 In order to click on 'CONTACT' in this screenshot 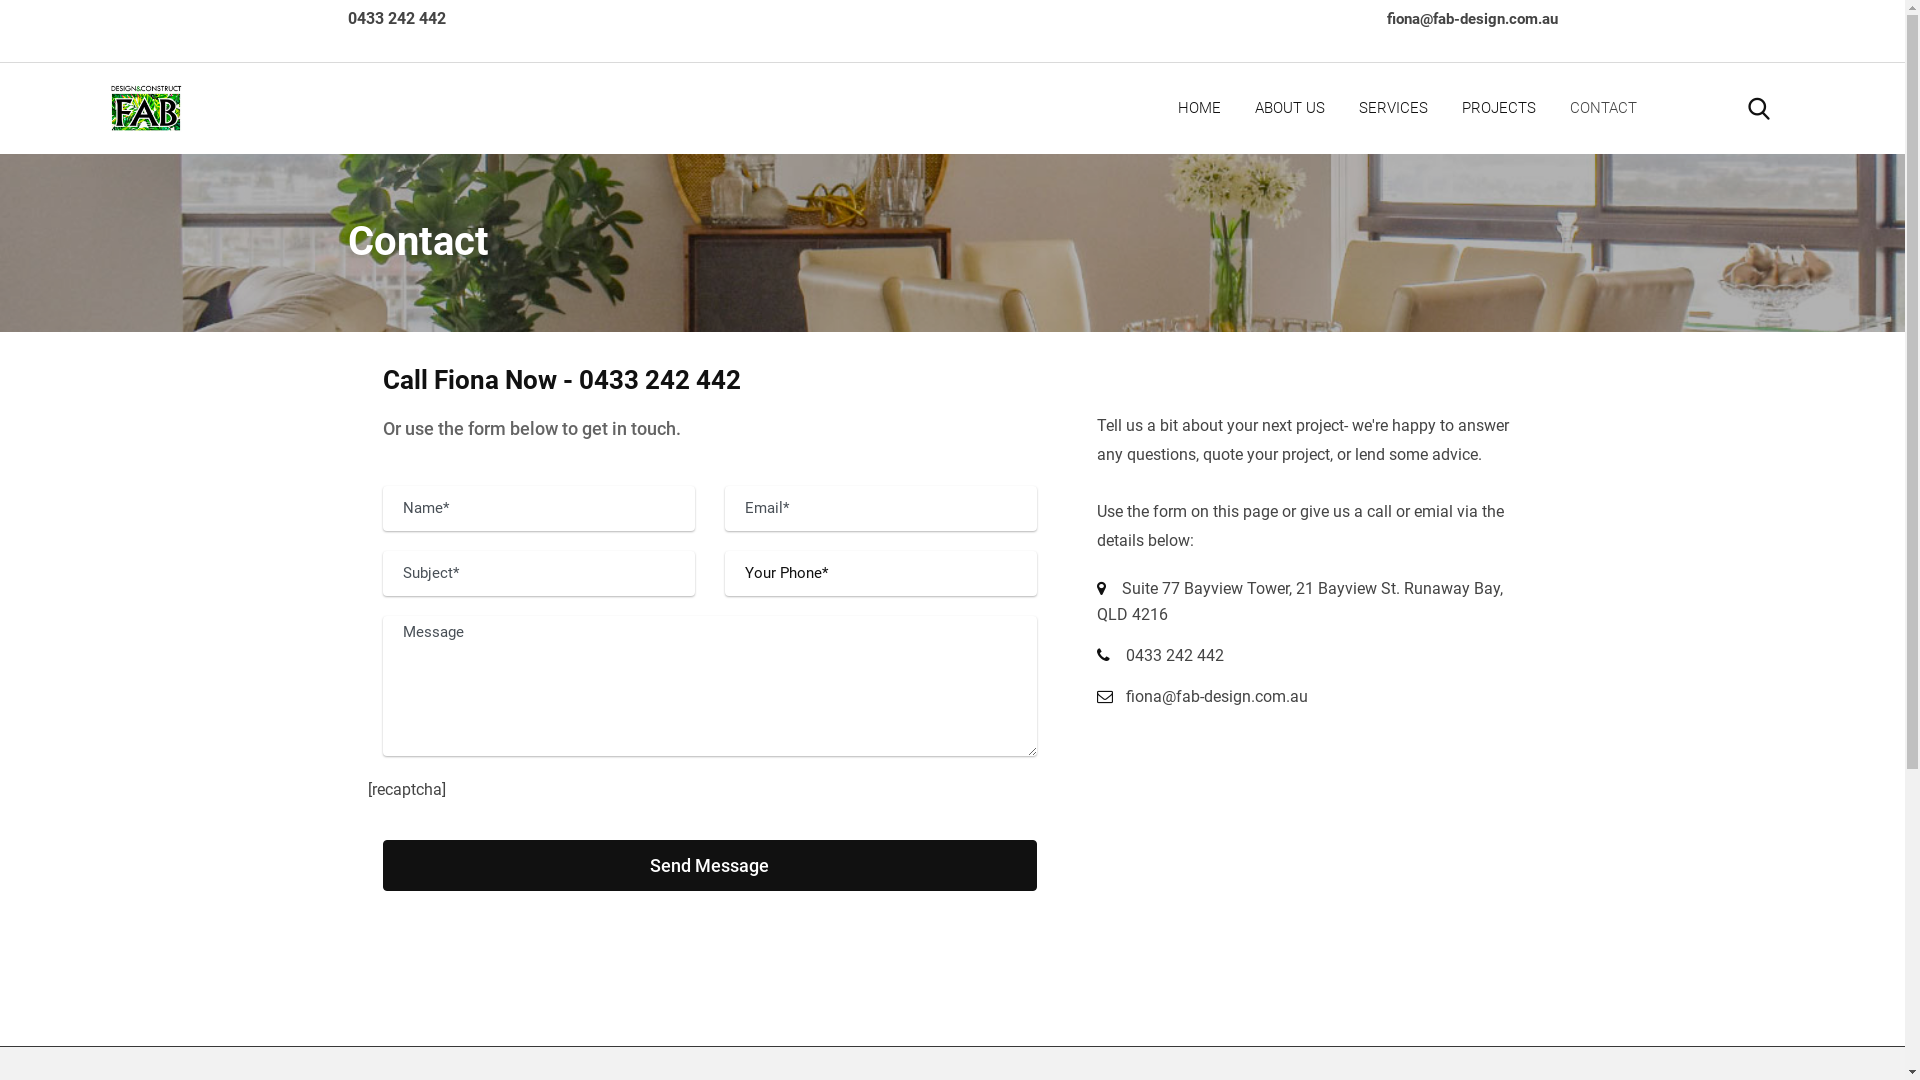, I will do `click(1603, 108)`.